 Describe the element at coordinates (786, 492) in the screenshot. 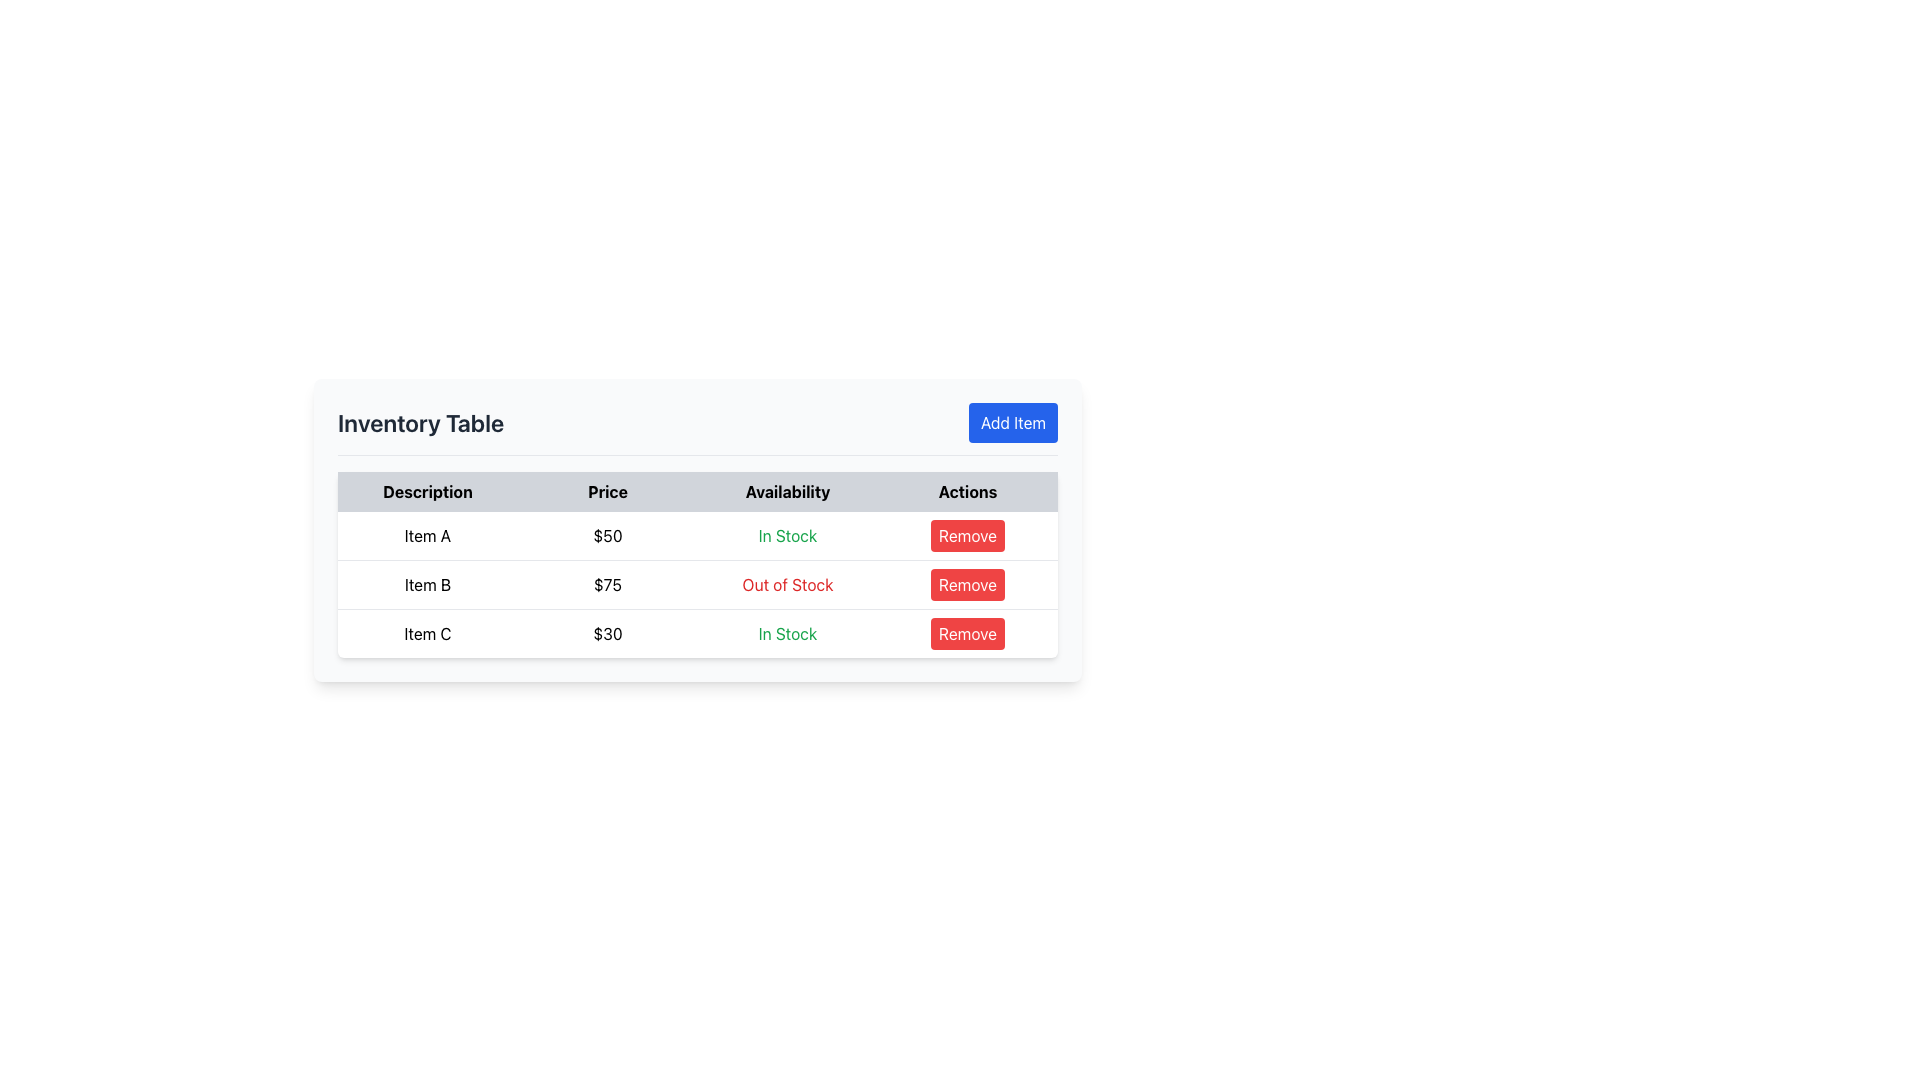

I see `the 'Availability' text label in the table header, which is located in the third column, between 'Price' and 'Actions'` at that location.